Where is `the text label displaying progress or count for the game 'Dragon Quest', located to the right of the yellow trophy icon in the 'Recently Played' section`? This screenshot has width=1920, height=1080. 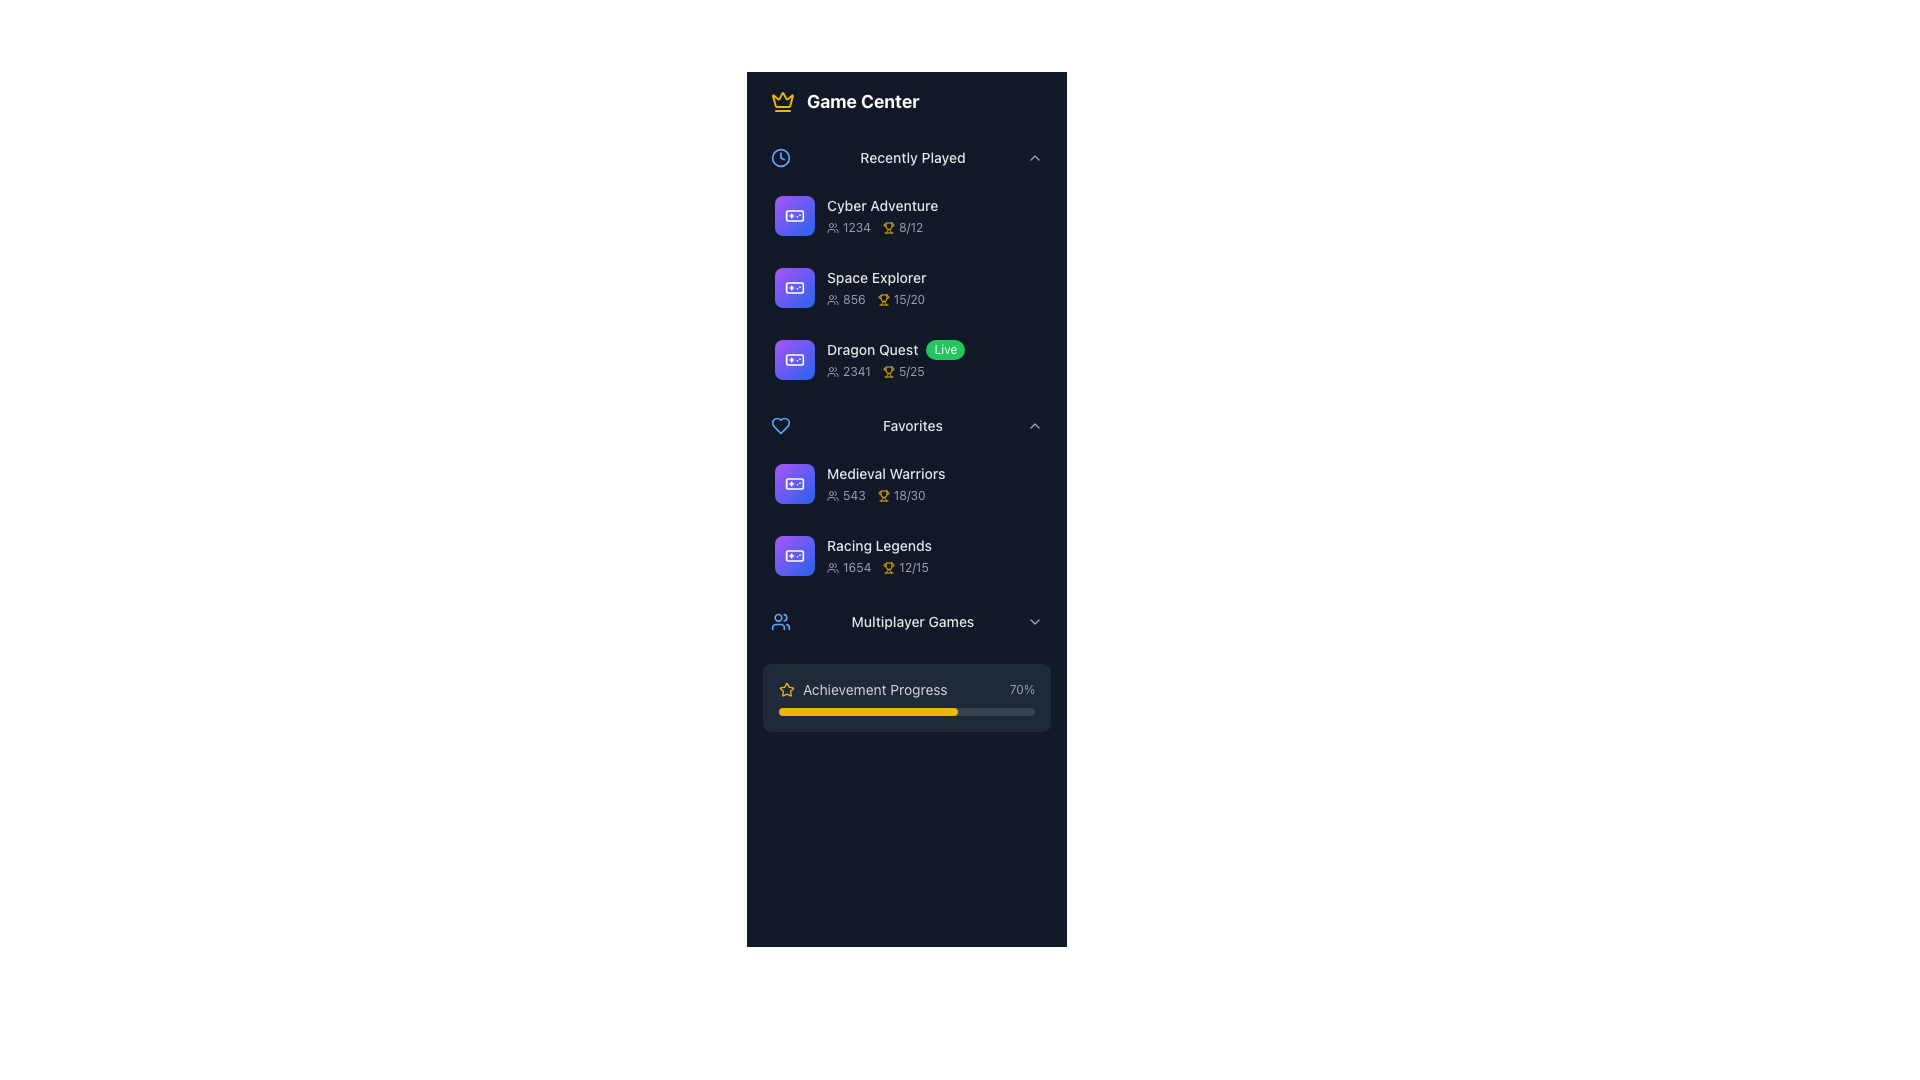 the text label displaying progress or count for the game 'Dragon Quest', located to the right of the yellow trophy icon in the 'Recently Played' section is located at coordinates (910, 371).